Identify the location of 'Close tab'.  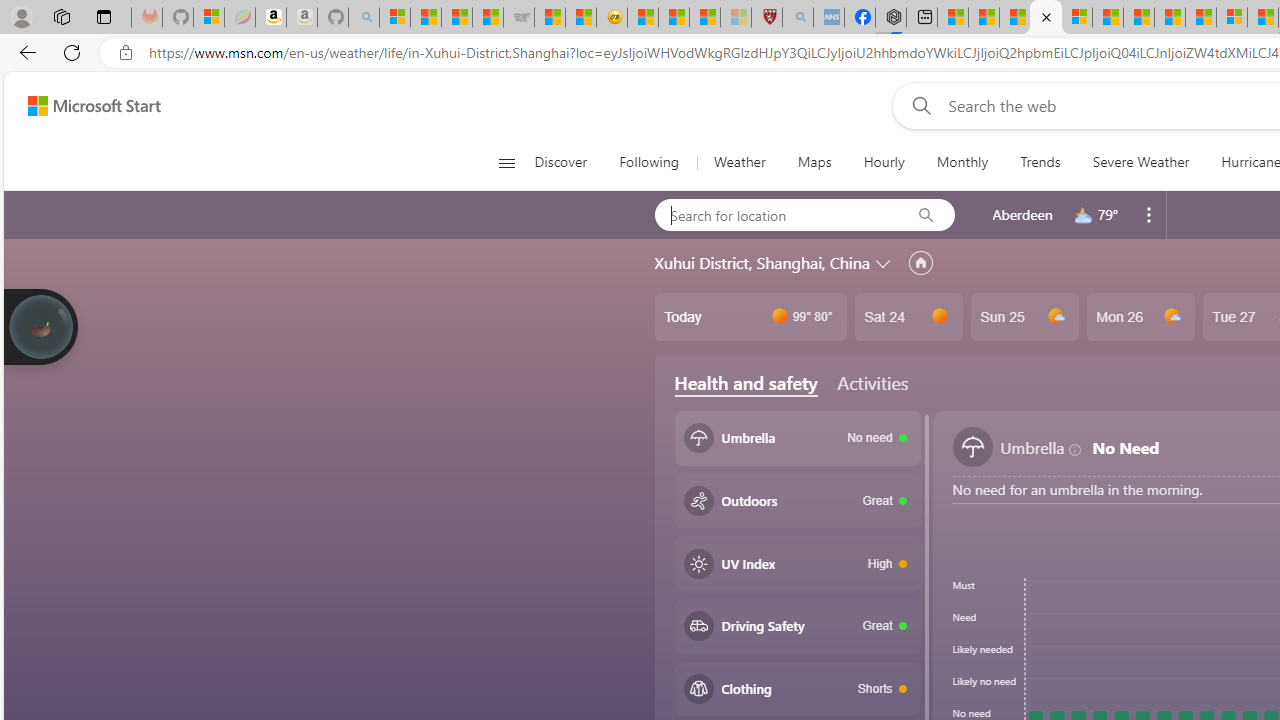
(1045, 17).